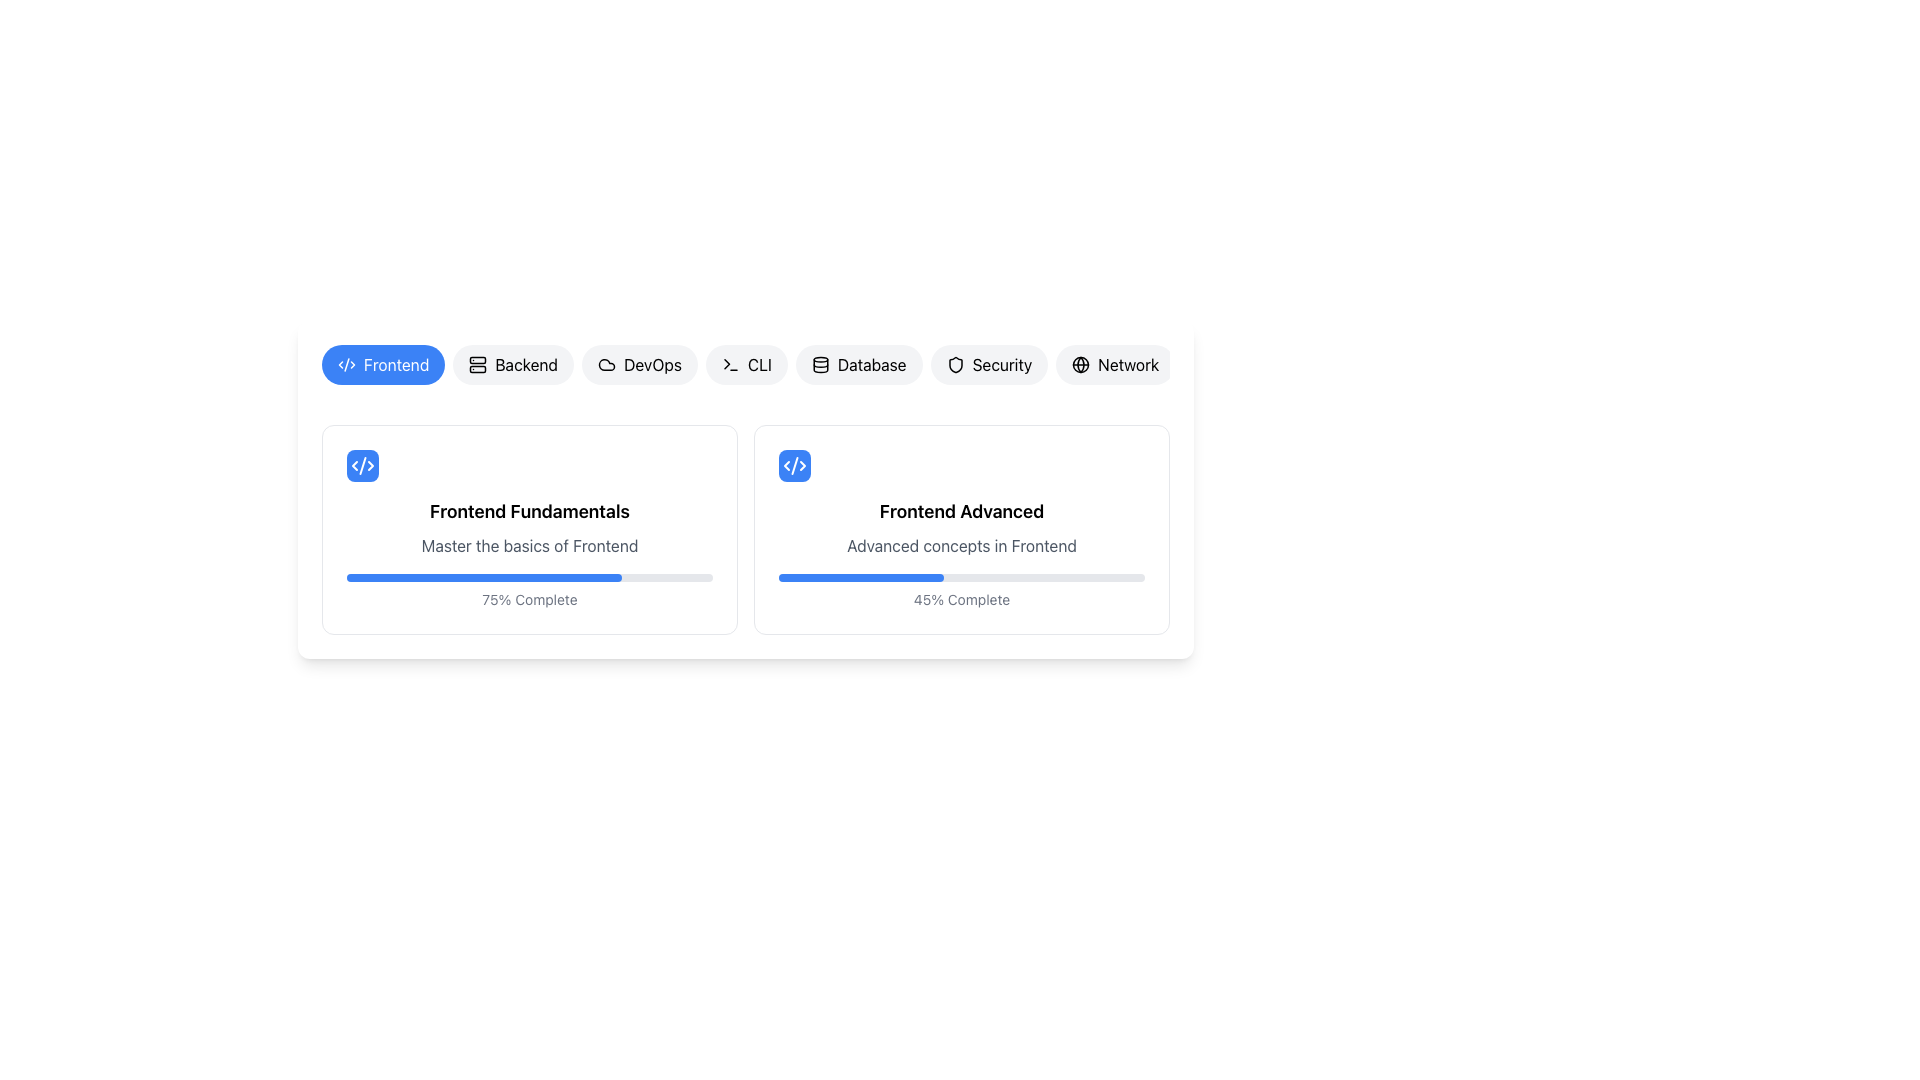  What do you see at coordinates (954, 365) in the screenshot?
I see `the 'Security' graphic icon located in the top bar area` at bounding box center [954, 365].